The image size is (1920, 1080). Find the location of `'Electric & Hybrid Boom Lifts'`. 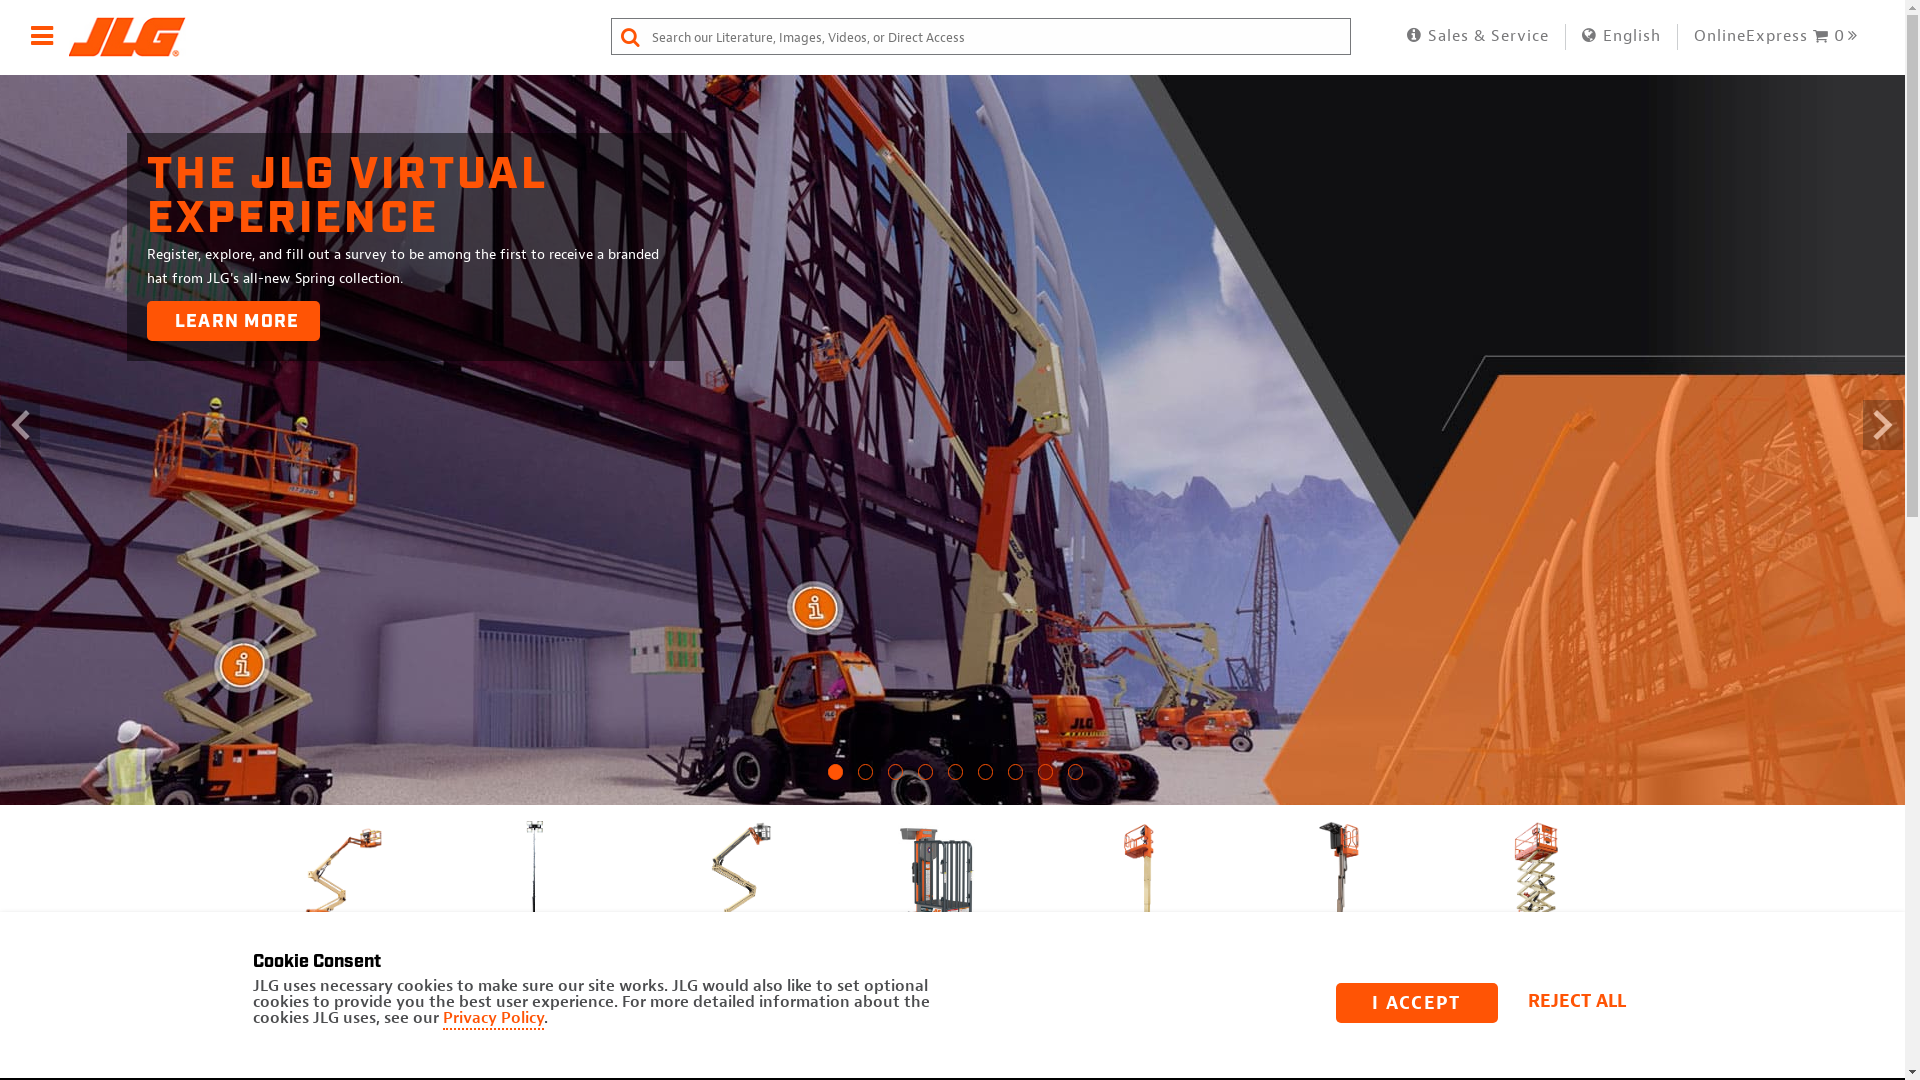

'Electric & Hybrid Boom Lifts' is located at coordinates (736, 898).